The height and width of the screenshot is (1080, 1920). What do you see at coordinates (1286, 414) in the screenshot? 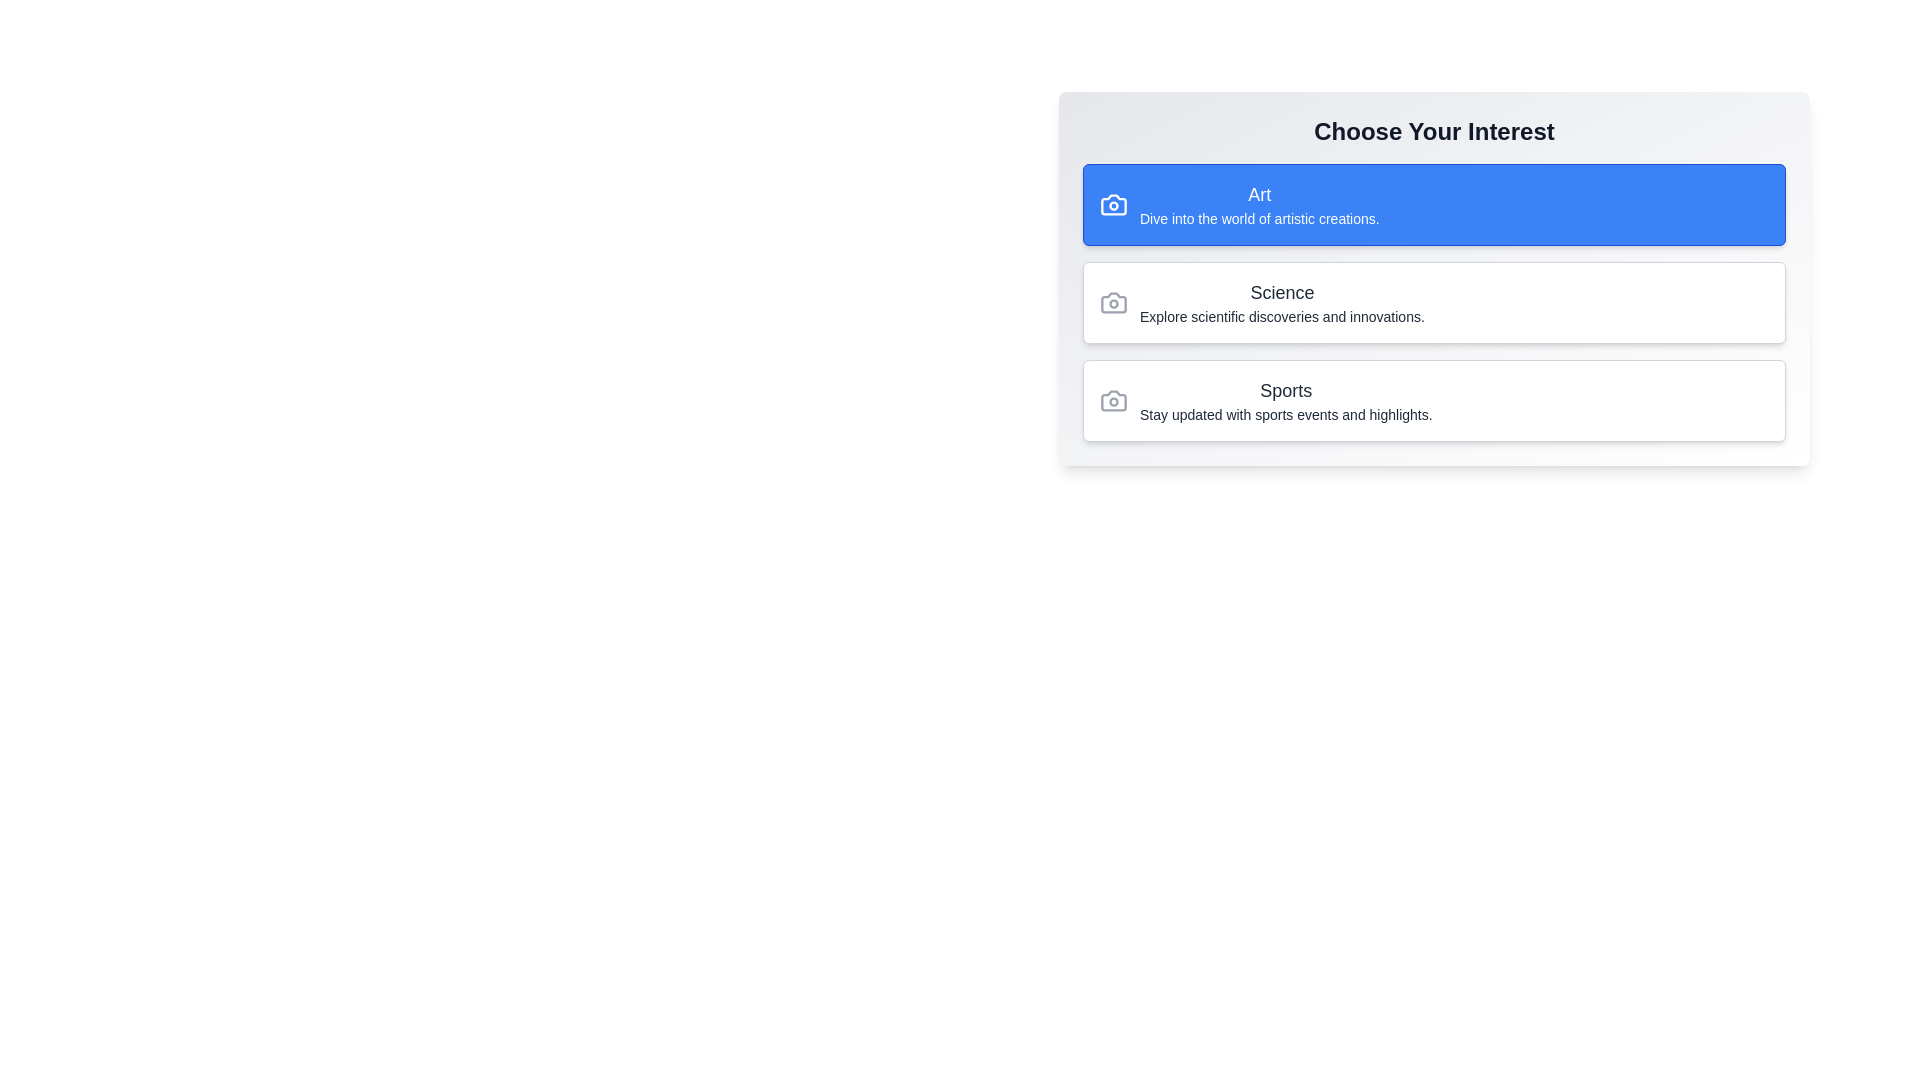
I see `the Informational Text element displaying 'Stay updated with sports events and highlights.' located below the 'Sports' title in the 'Sports' section` at bounding box center [1286, 414].